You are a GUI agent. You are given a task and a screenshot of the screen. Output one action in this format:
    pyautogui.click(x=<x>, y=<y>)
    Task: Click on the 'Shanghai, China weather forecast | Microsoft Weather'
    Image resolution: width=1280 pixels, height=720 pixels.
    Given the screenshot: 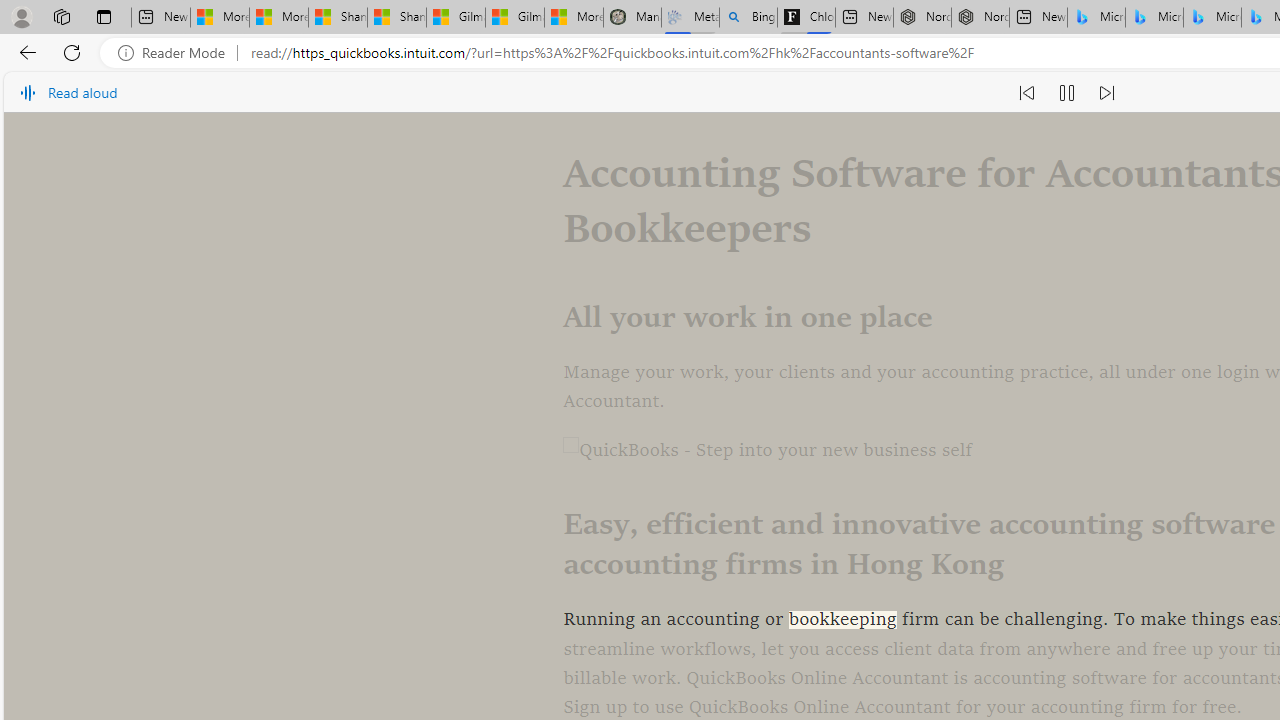 What is the action you would take?
    pyautogui.click(x=396, y=17)
    